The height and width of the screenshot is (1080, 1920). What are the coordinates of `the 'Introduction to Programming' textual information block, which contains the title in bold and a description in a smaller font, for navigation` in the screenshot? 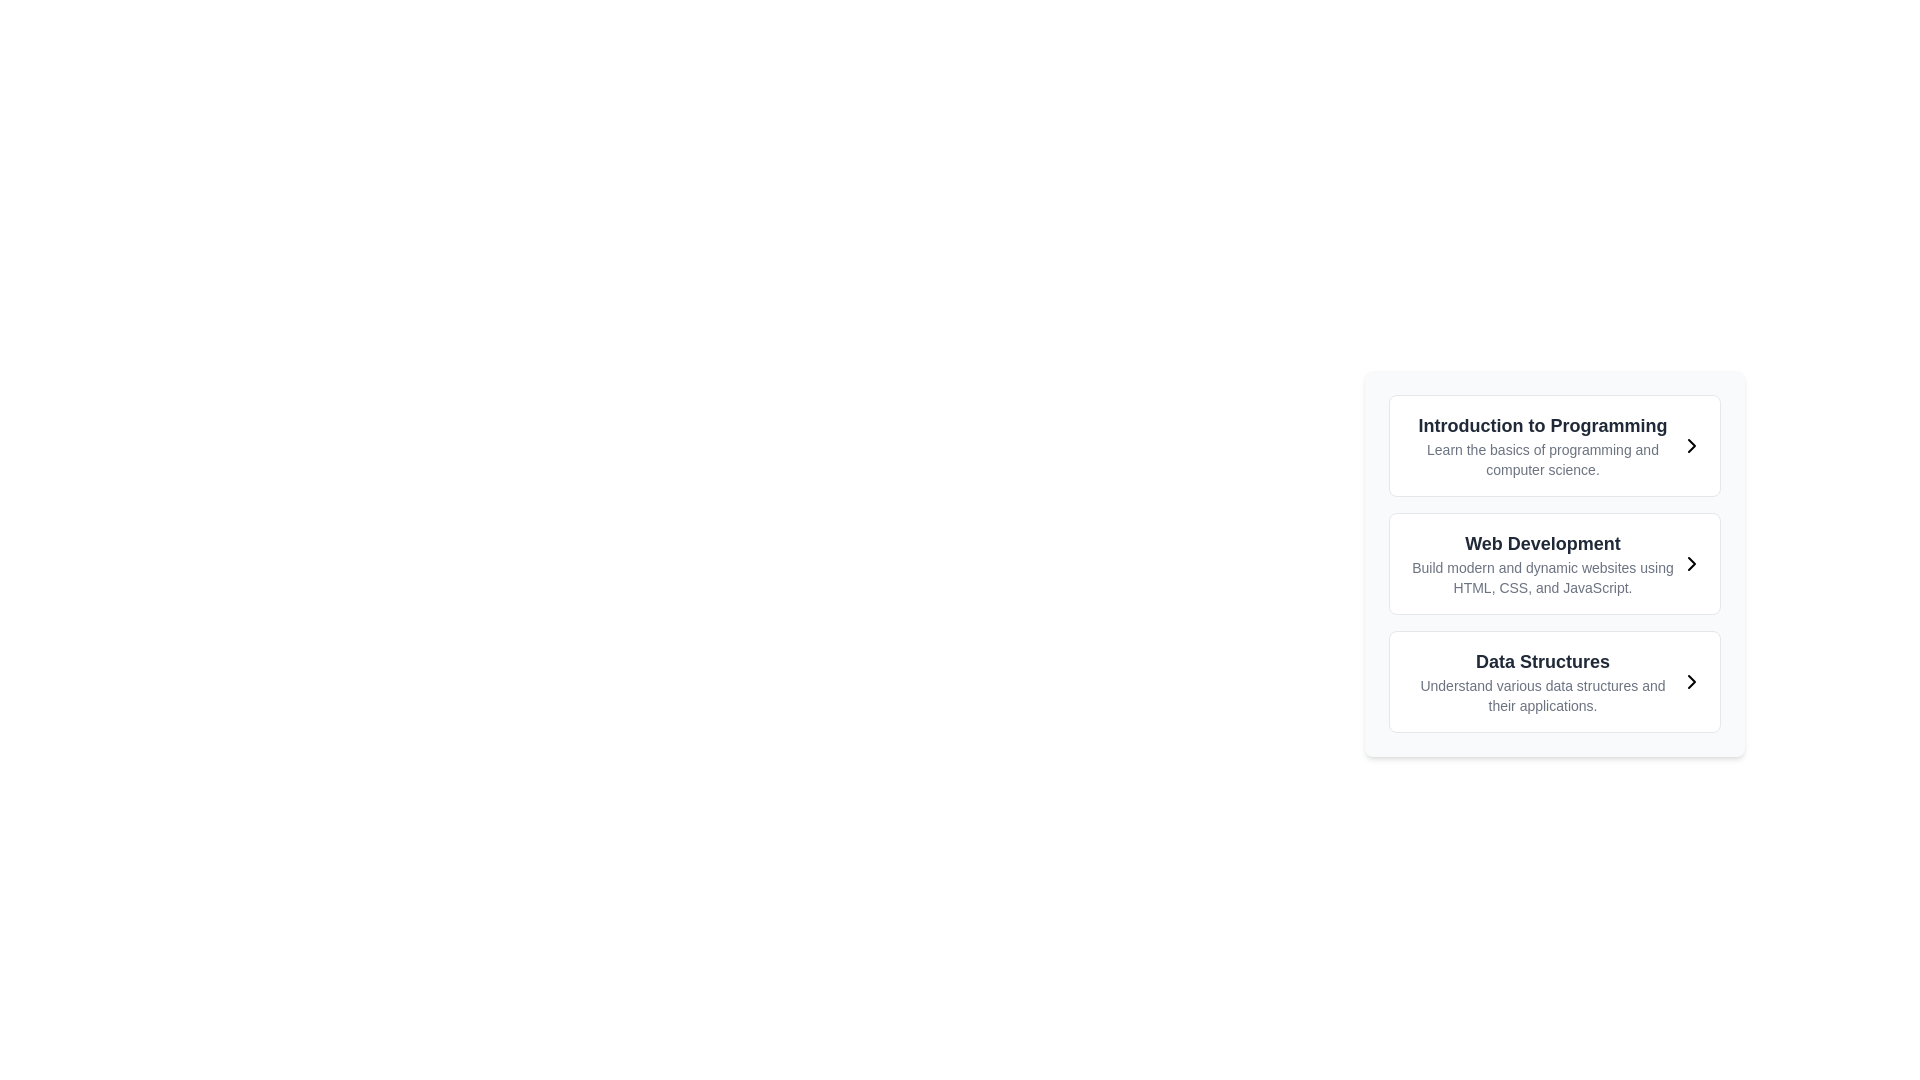 It's located at (1541, 445).